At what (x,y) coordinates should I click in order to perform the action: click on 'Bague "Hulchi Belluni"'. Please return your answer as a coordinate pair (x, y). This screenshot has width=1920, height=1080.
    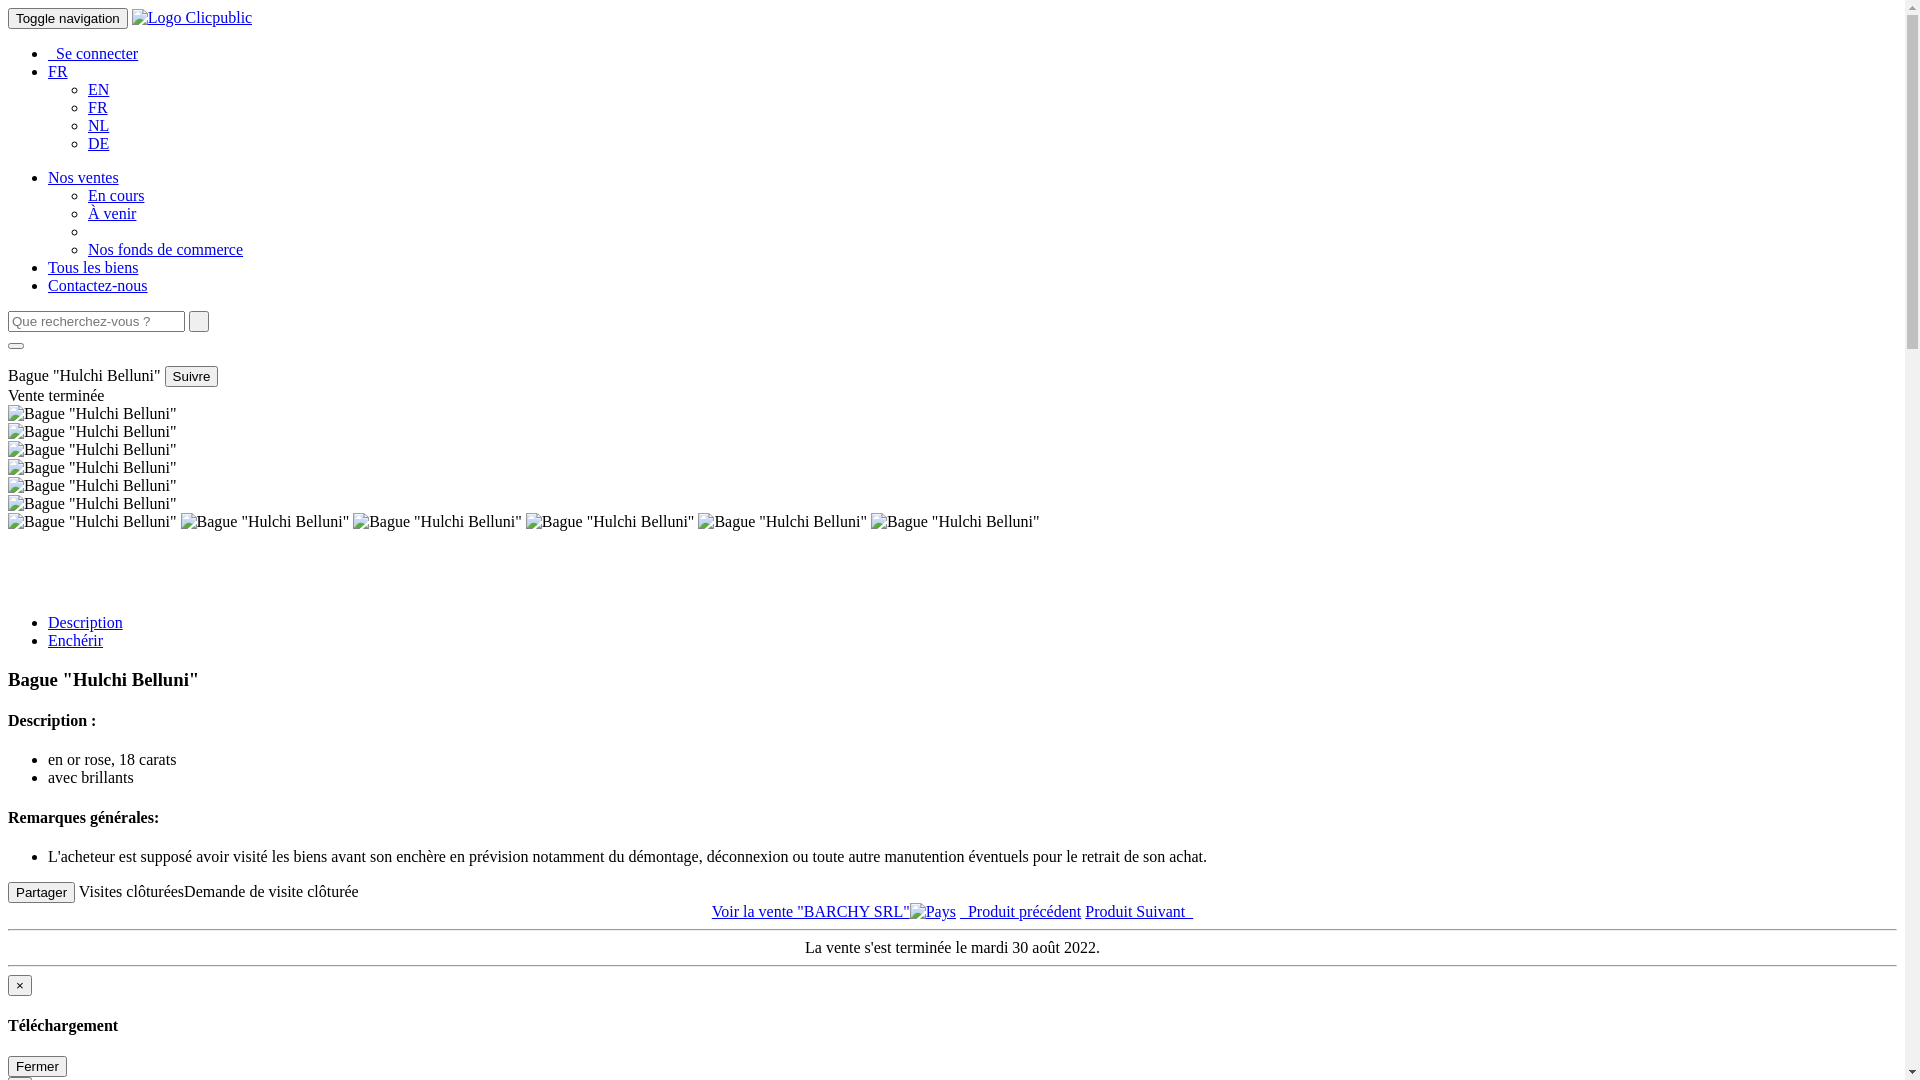
    Looking at the image, I should click on (91, 503).